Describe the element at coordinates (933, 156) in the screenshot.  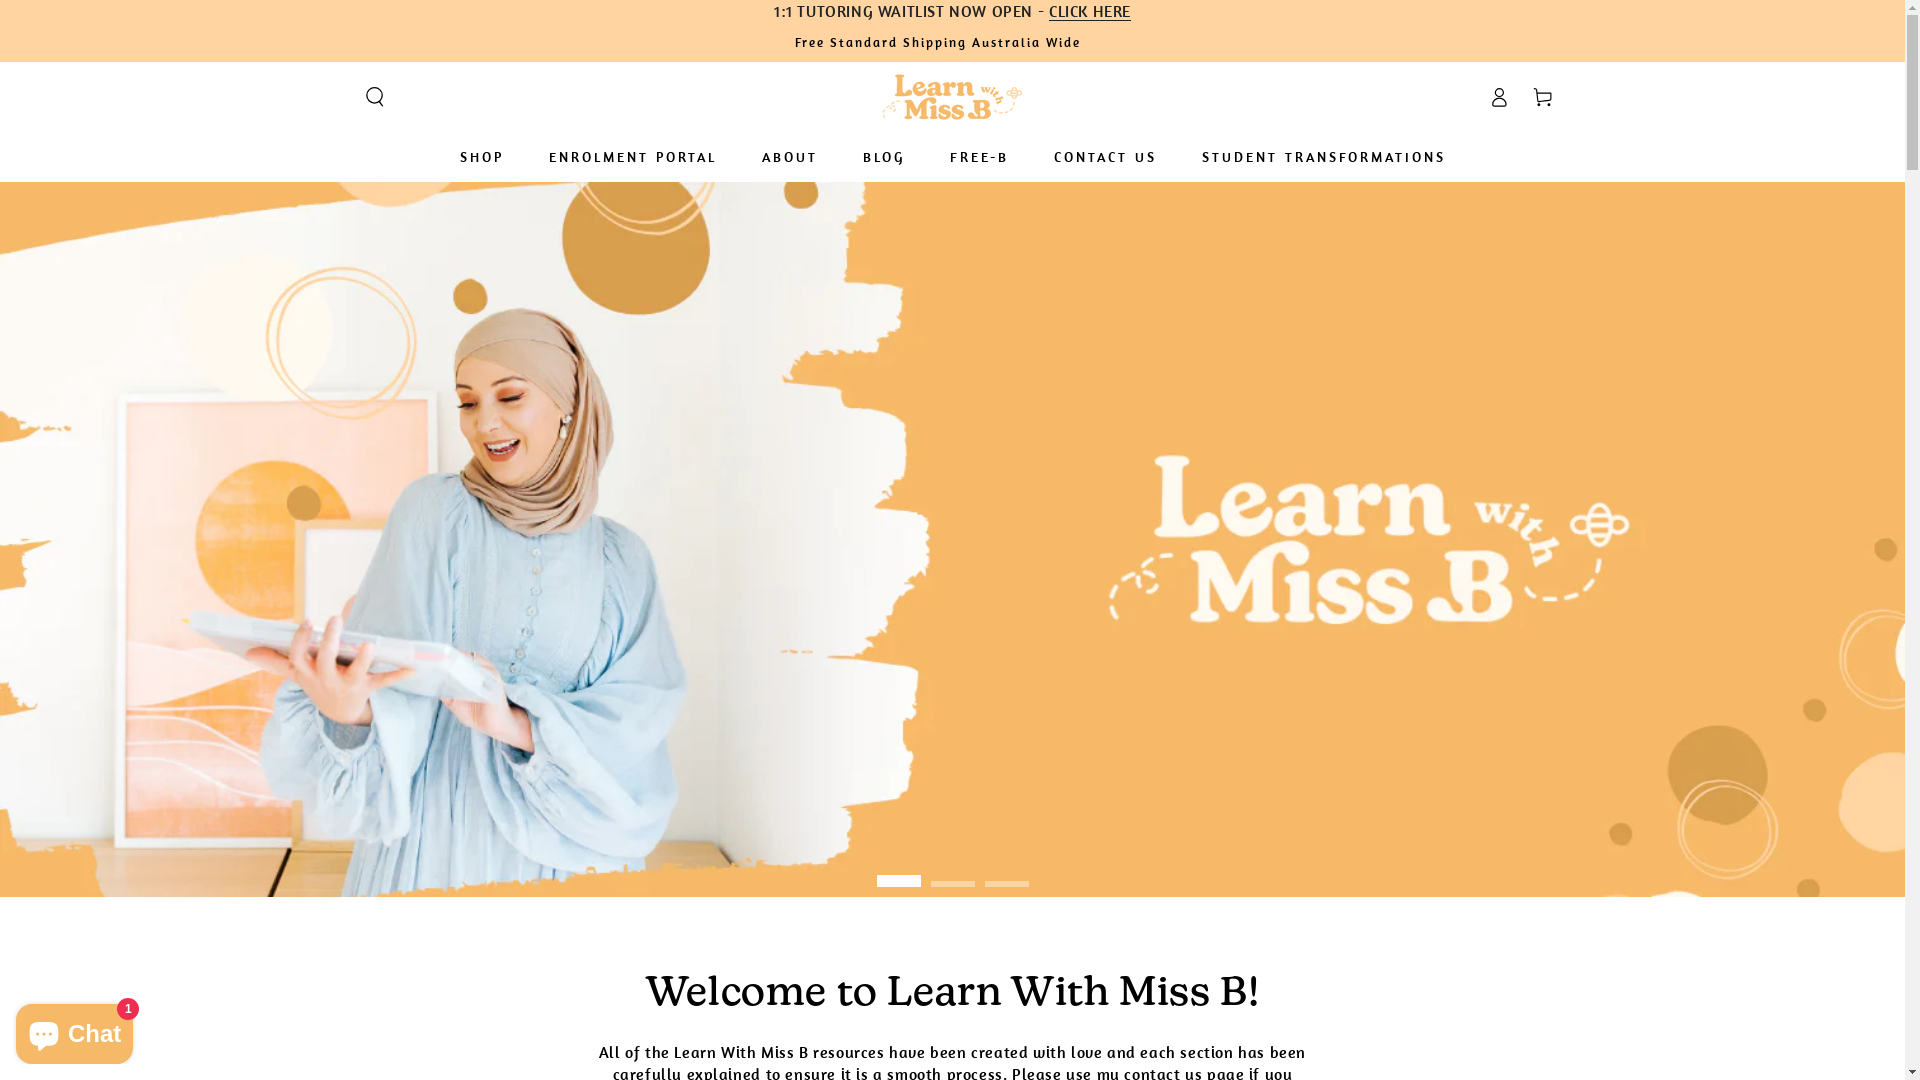
I see `'FREE-B'` at that location.